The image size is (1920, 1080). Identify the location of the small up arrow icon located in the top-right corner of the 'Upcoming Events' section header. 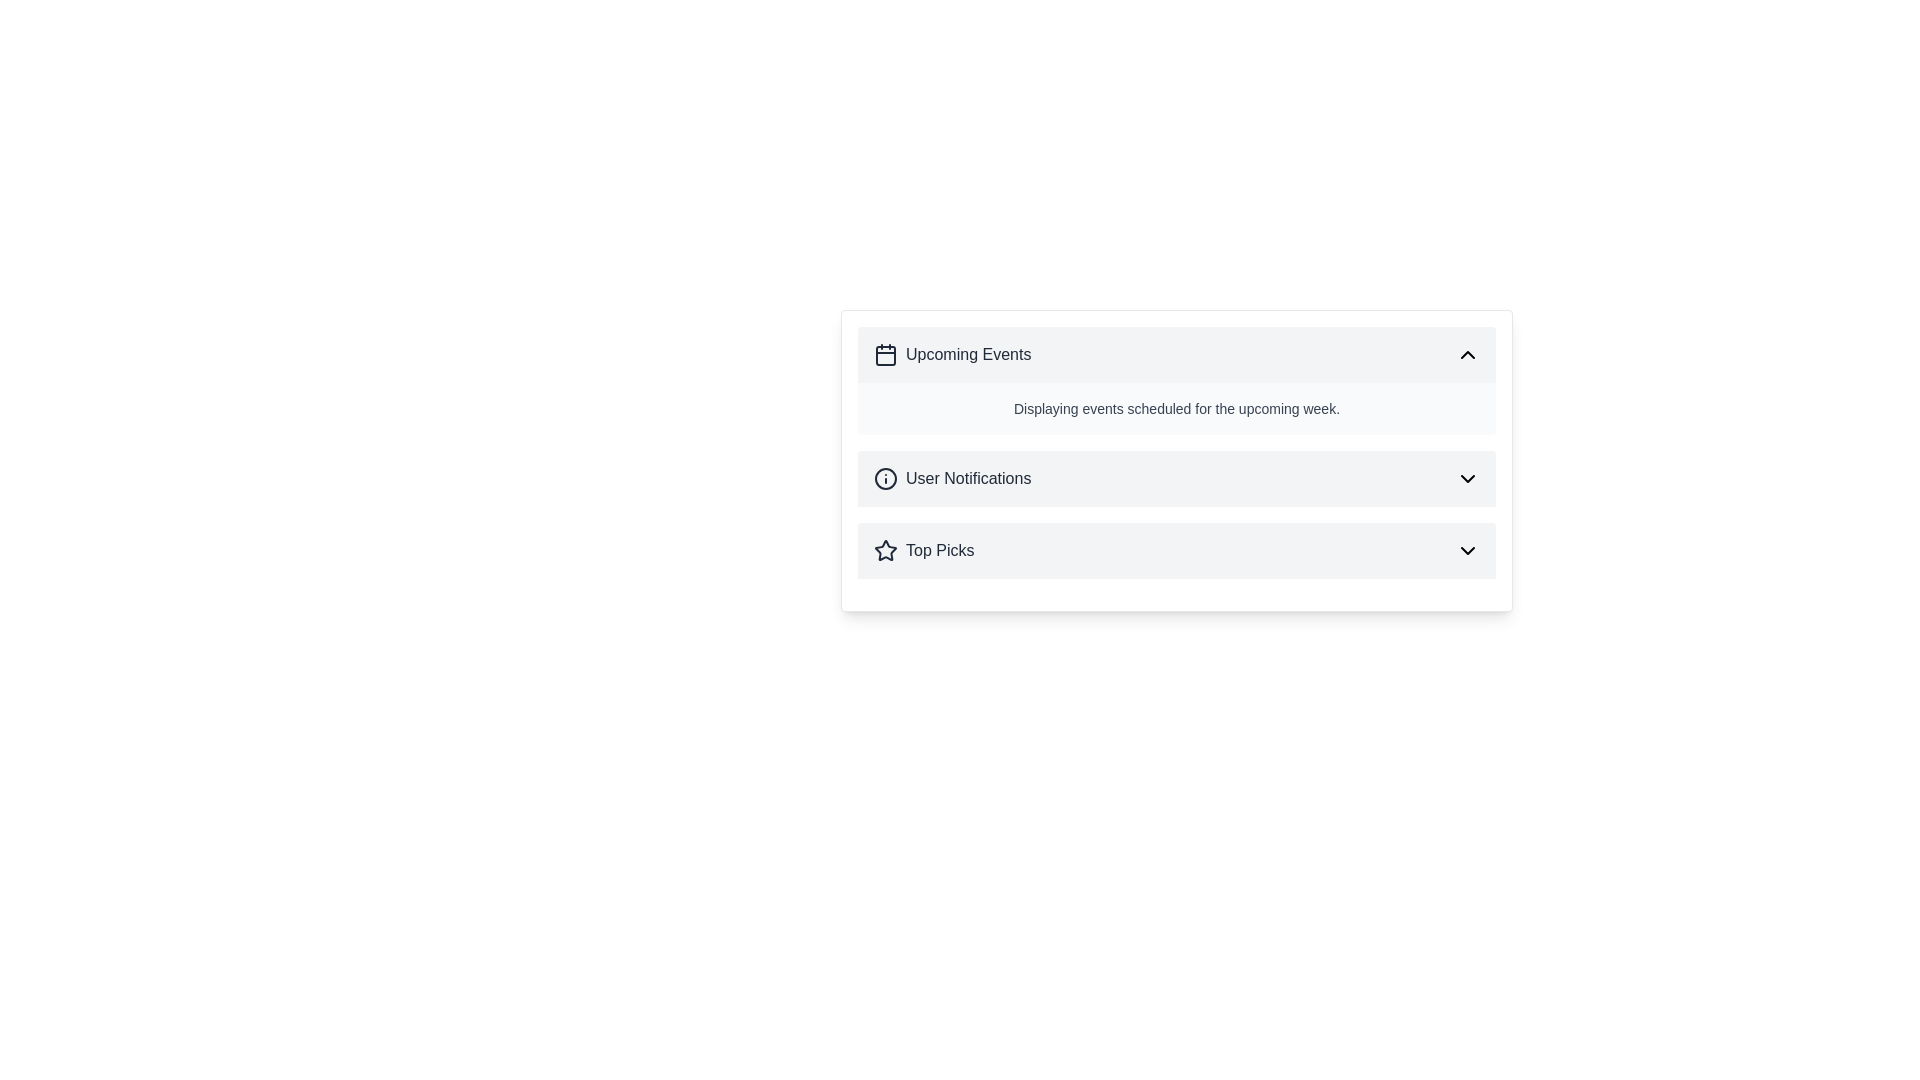
(1468, 353).